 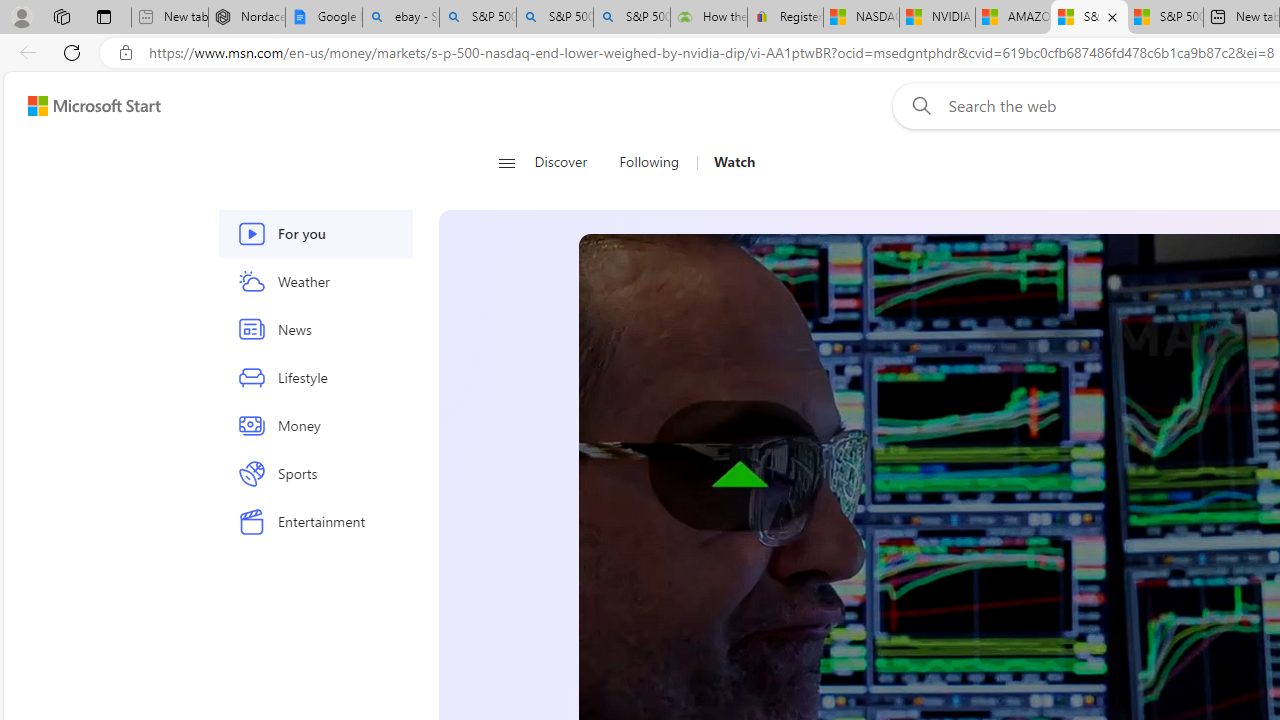 I want to click on 'New tab - Sleeping', so click(x=170, y=17).